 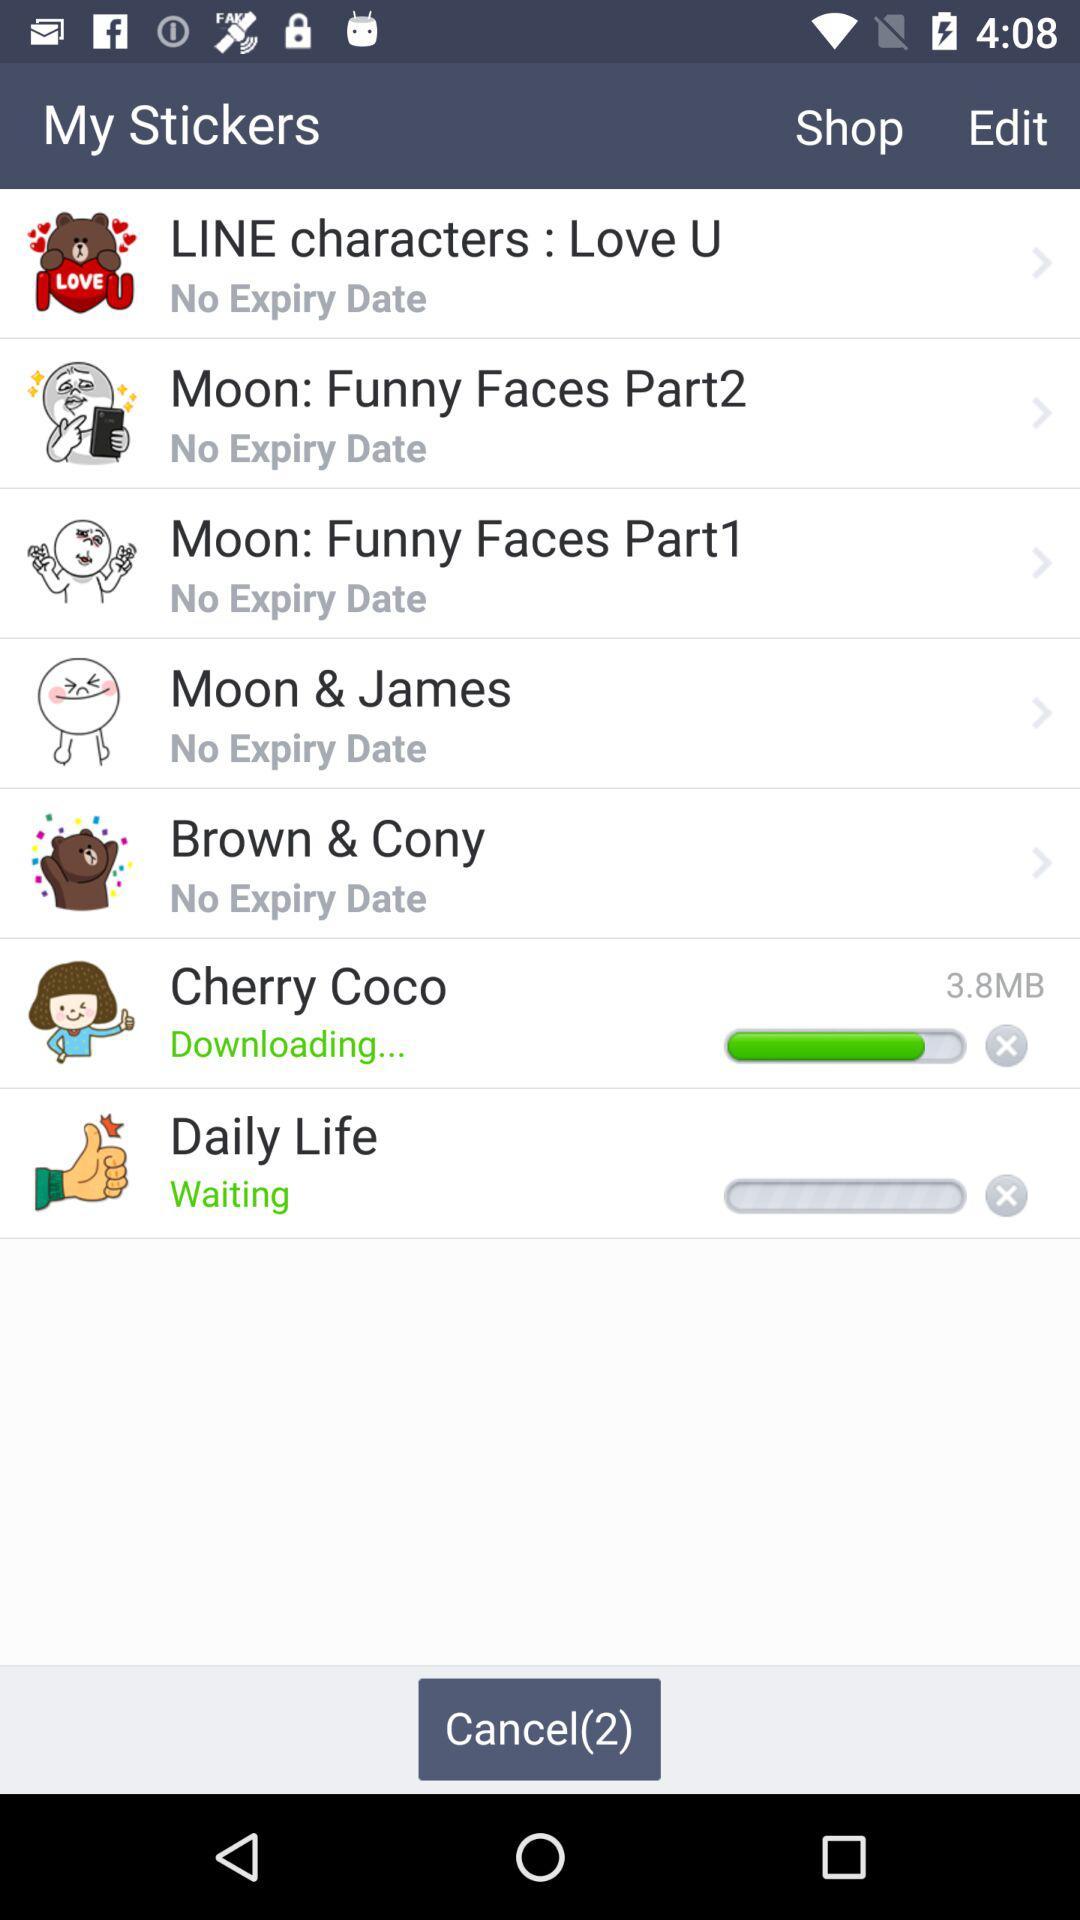 What do you see at coordinates (538, 1728) in the screenshot?
I see `cancel(2) app` at bounding box center [538, 1728].